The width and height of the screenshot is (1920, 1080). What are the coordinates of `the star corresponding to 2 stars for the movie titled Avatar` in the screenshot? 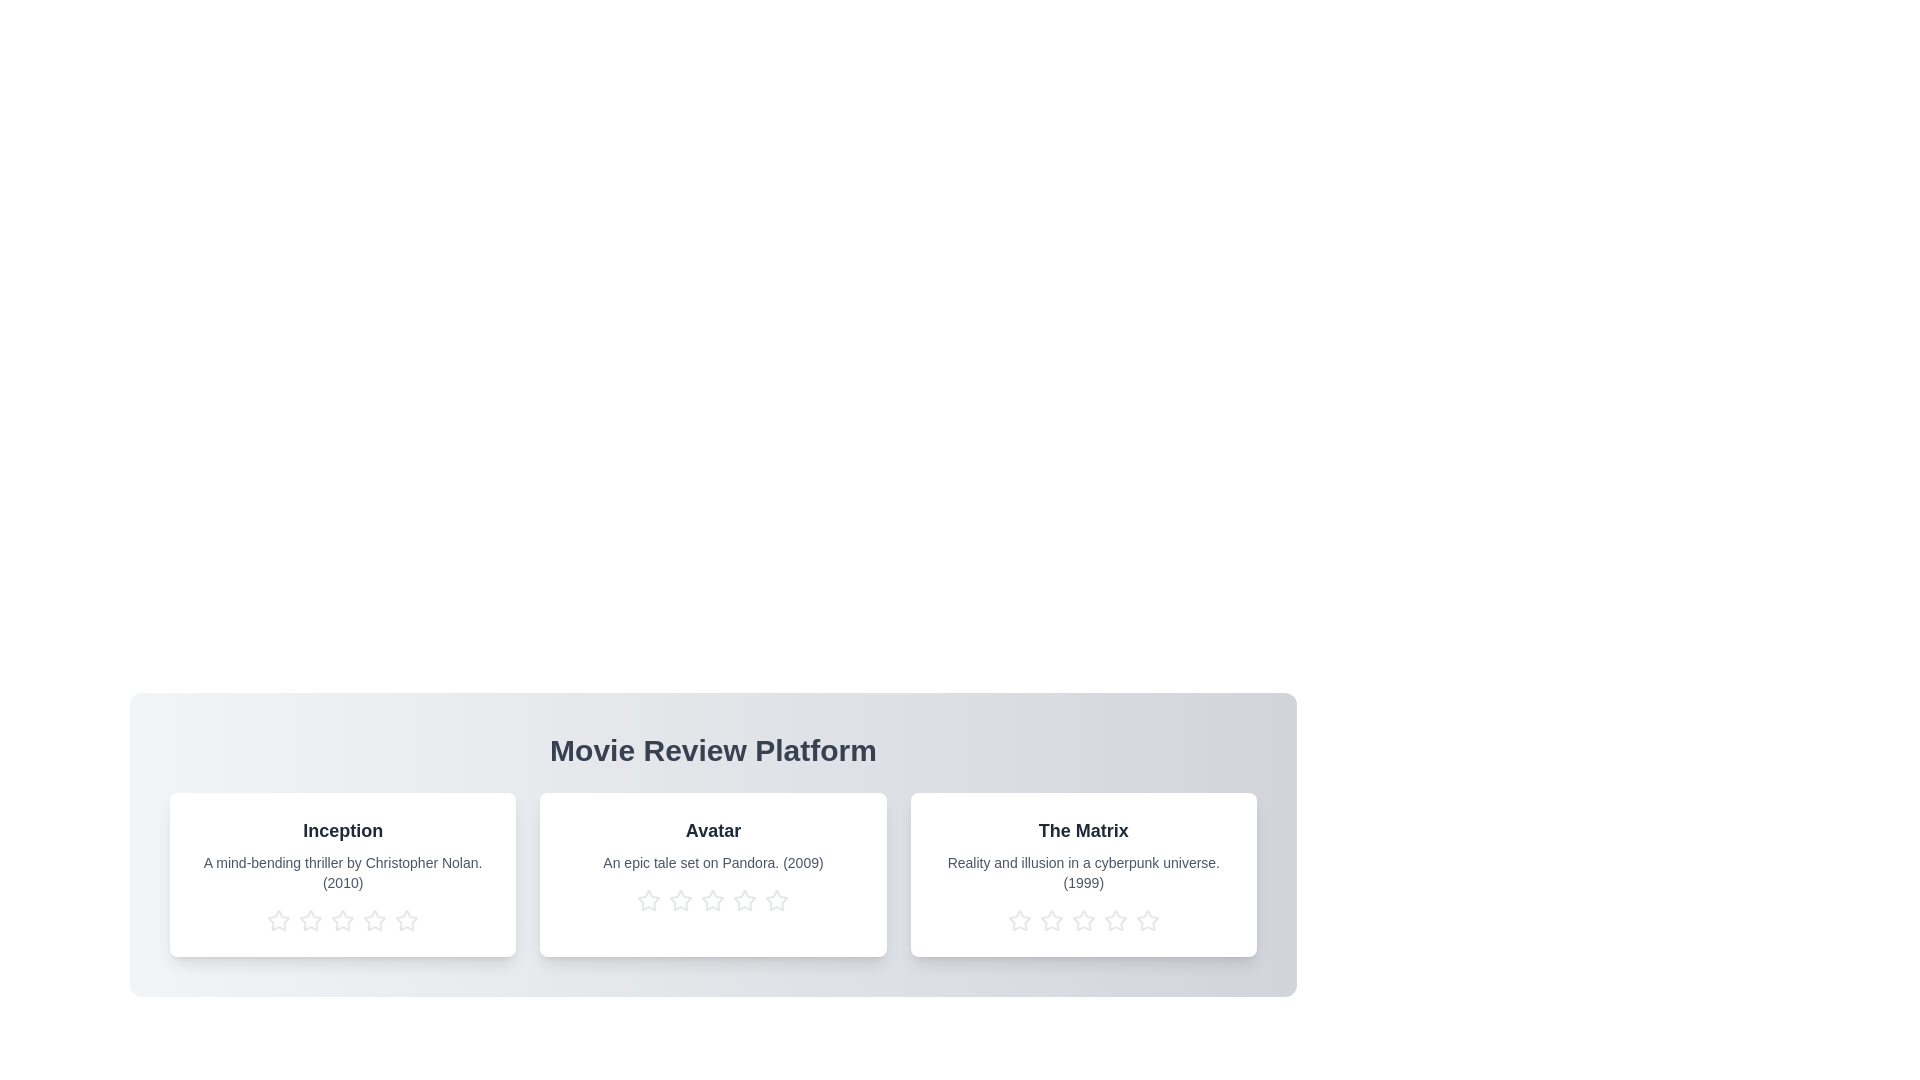 It's located at (681, 901).